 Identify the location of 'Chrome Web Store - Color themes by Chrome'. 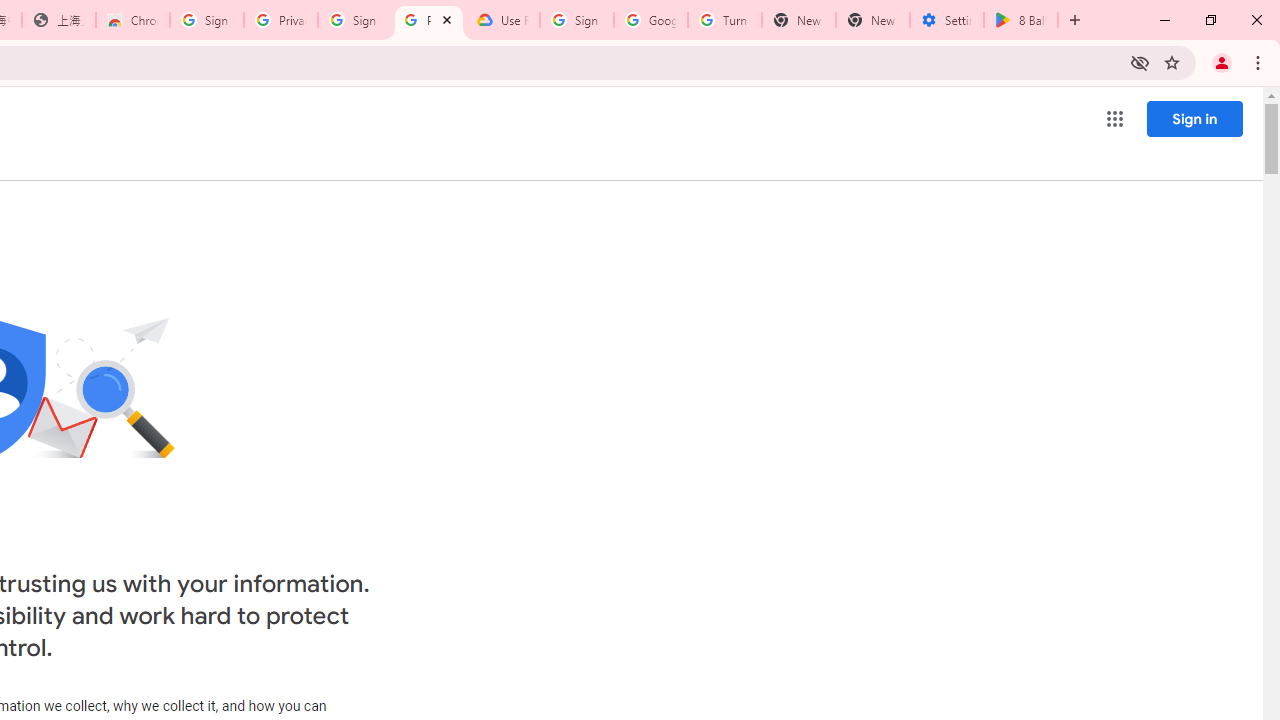
(132, 20).